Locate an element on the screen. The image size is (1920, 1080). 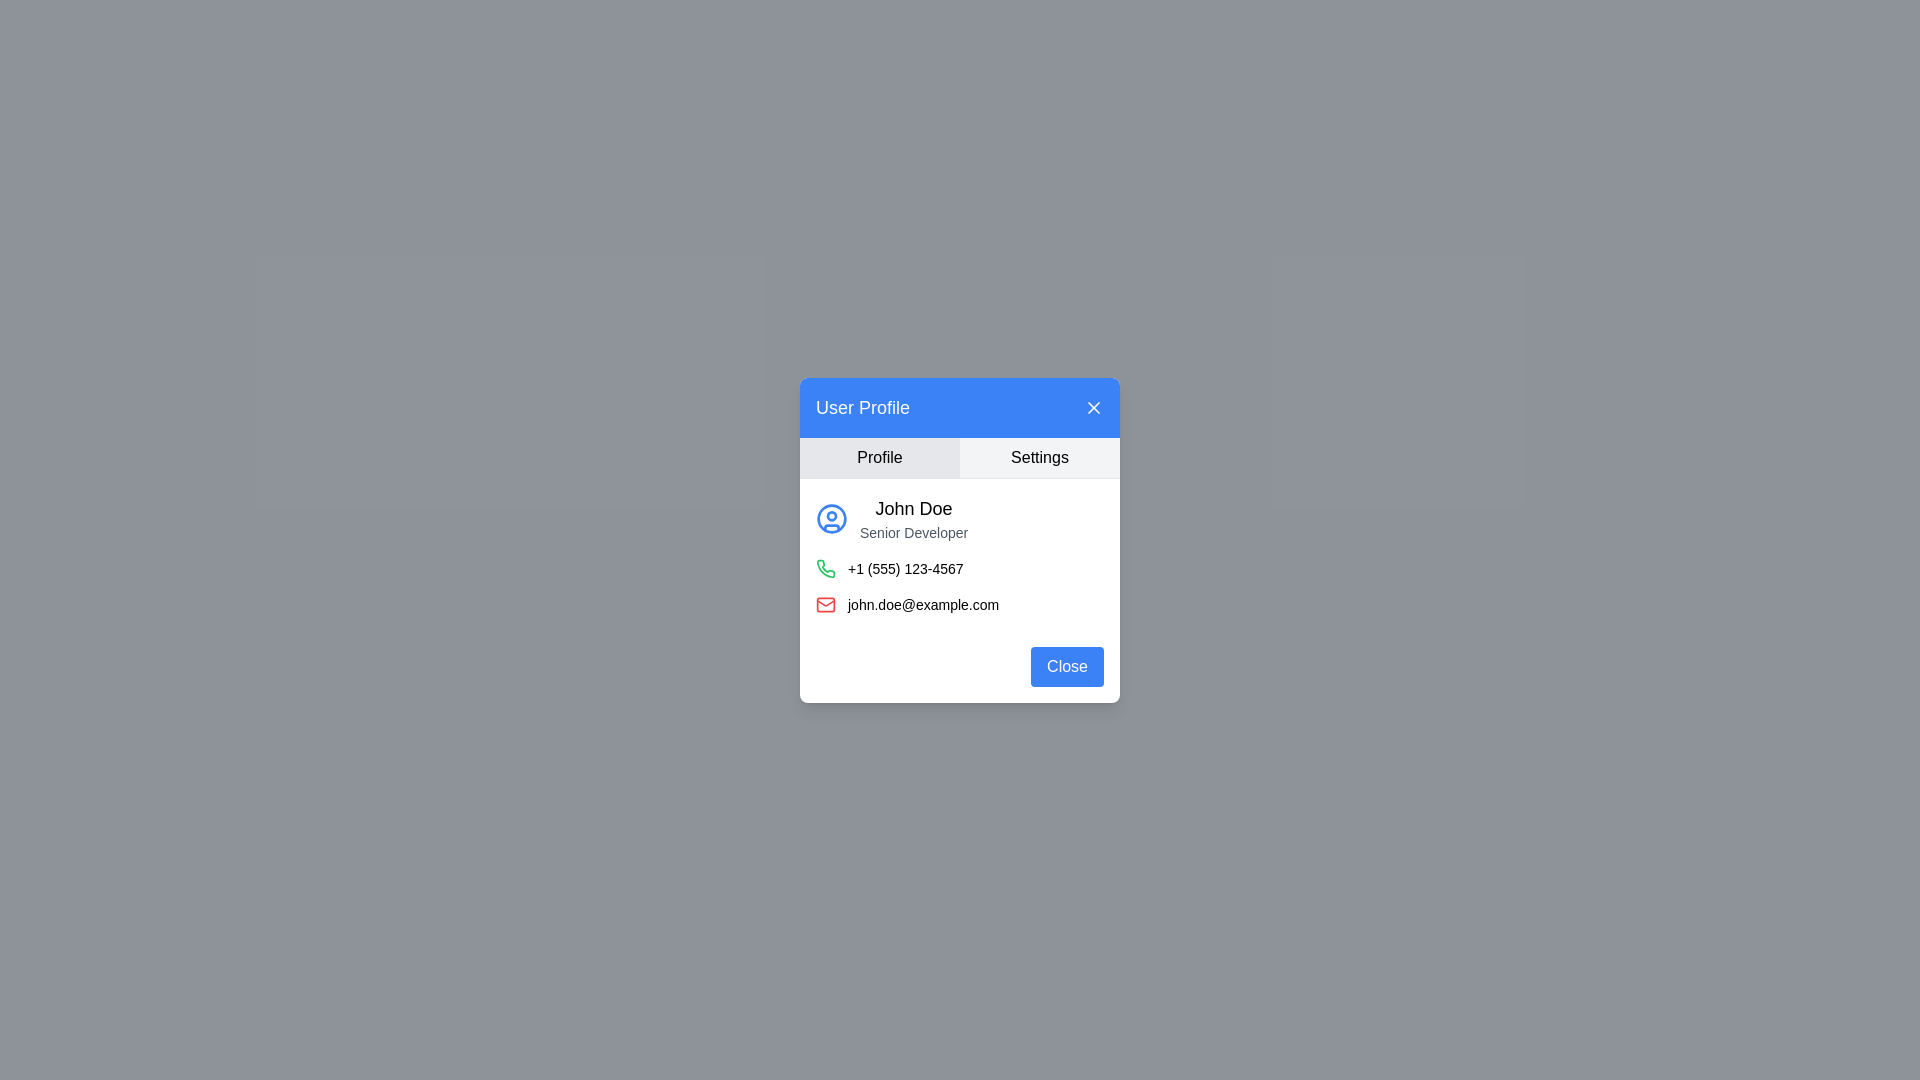
the close button located in the bottom-right corner of the 'User Profile' popup is located at coordinates (1066, 666).